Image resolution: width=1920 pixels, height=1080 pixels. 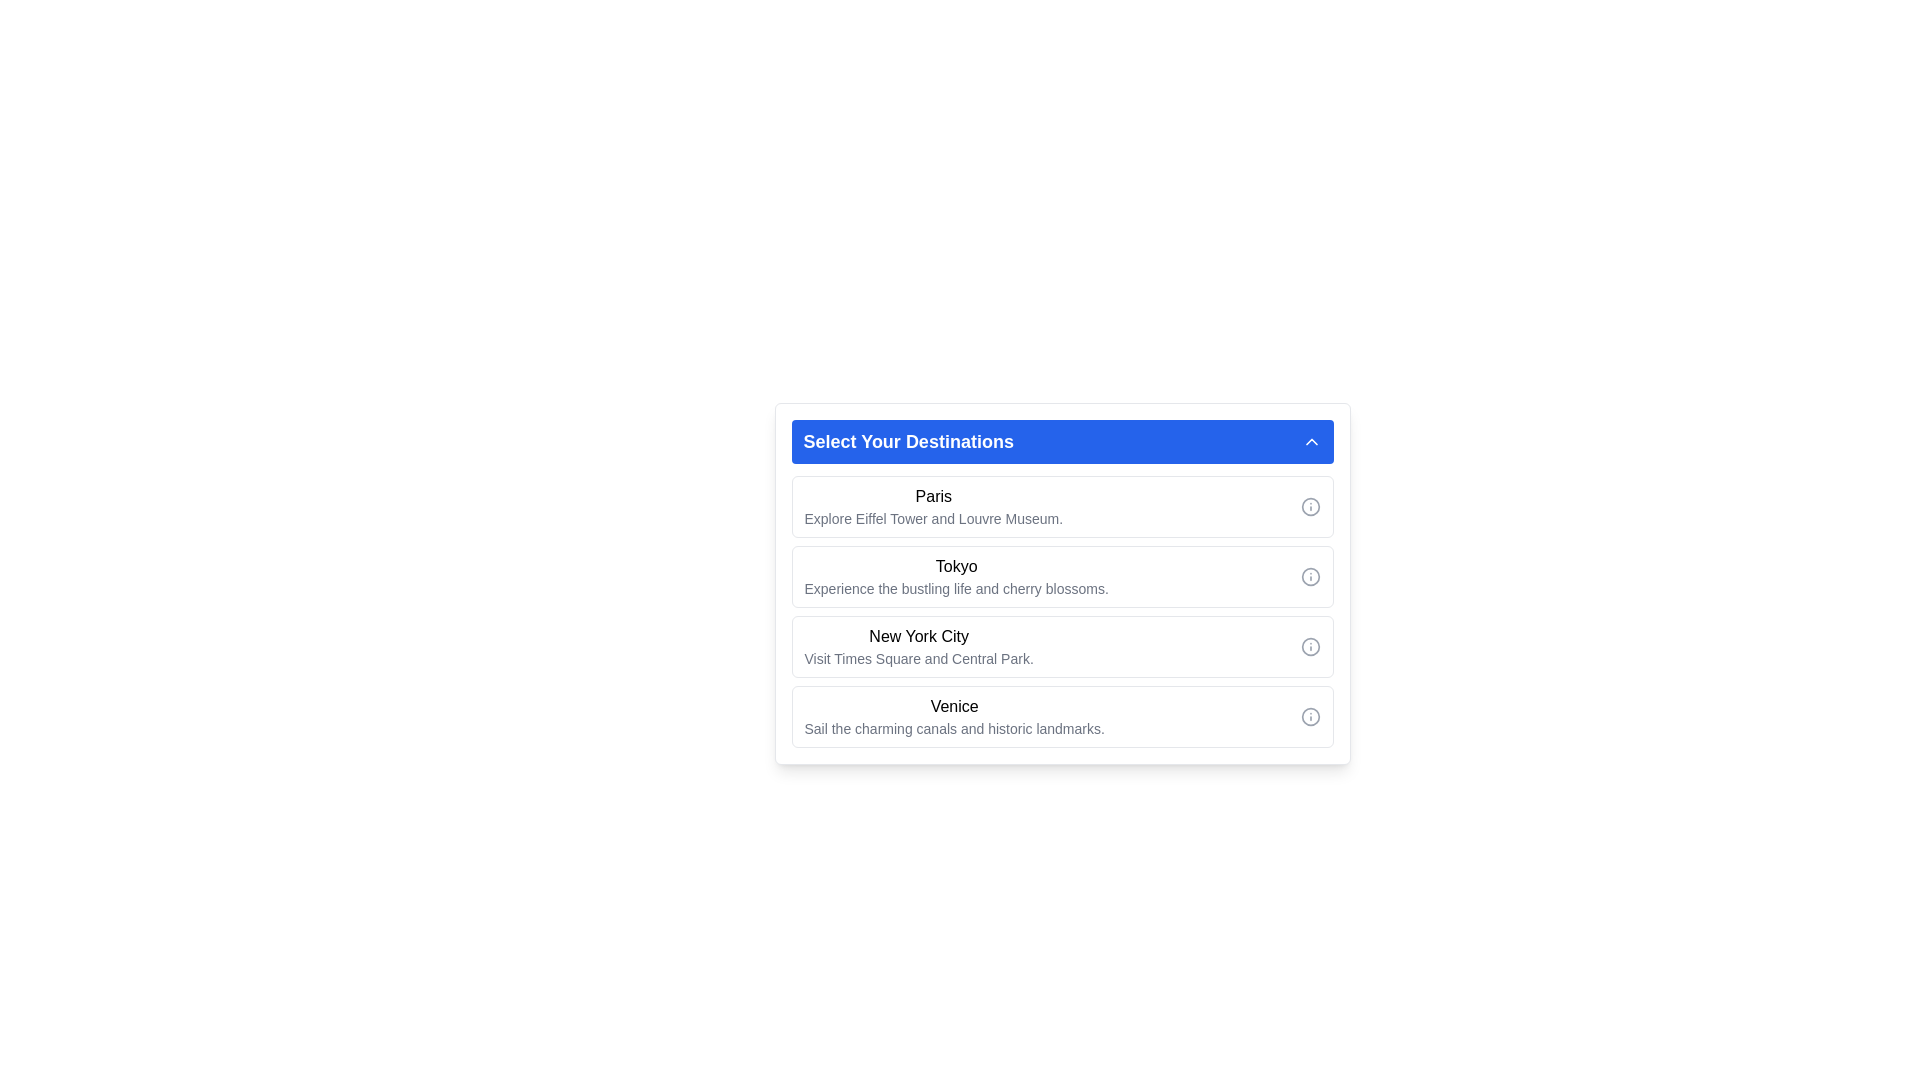 I want to click on the text snippet that reads 'Sail the charming canals and historic landmarks.' located below the title 'Venice', so click(x=953, y=729).